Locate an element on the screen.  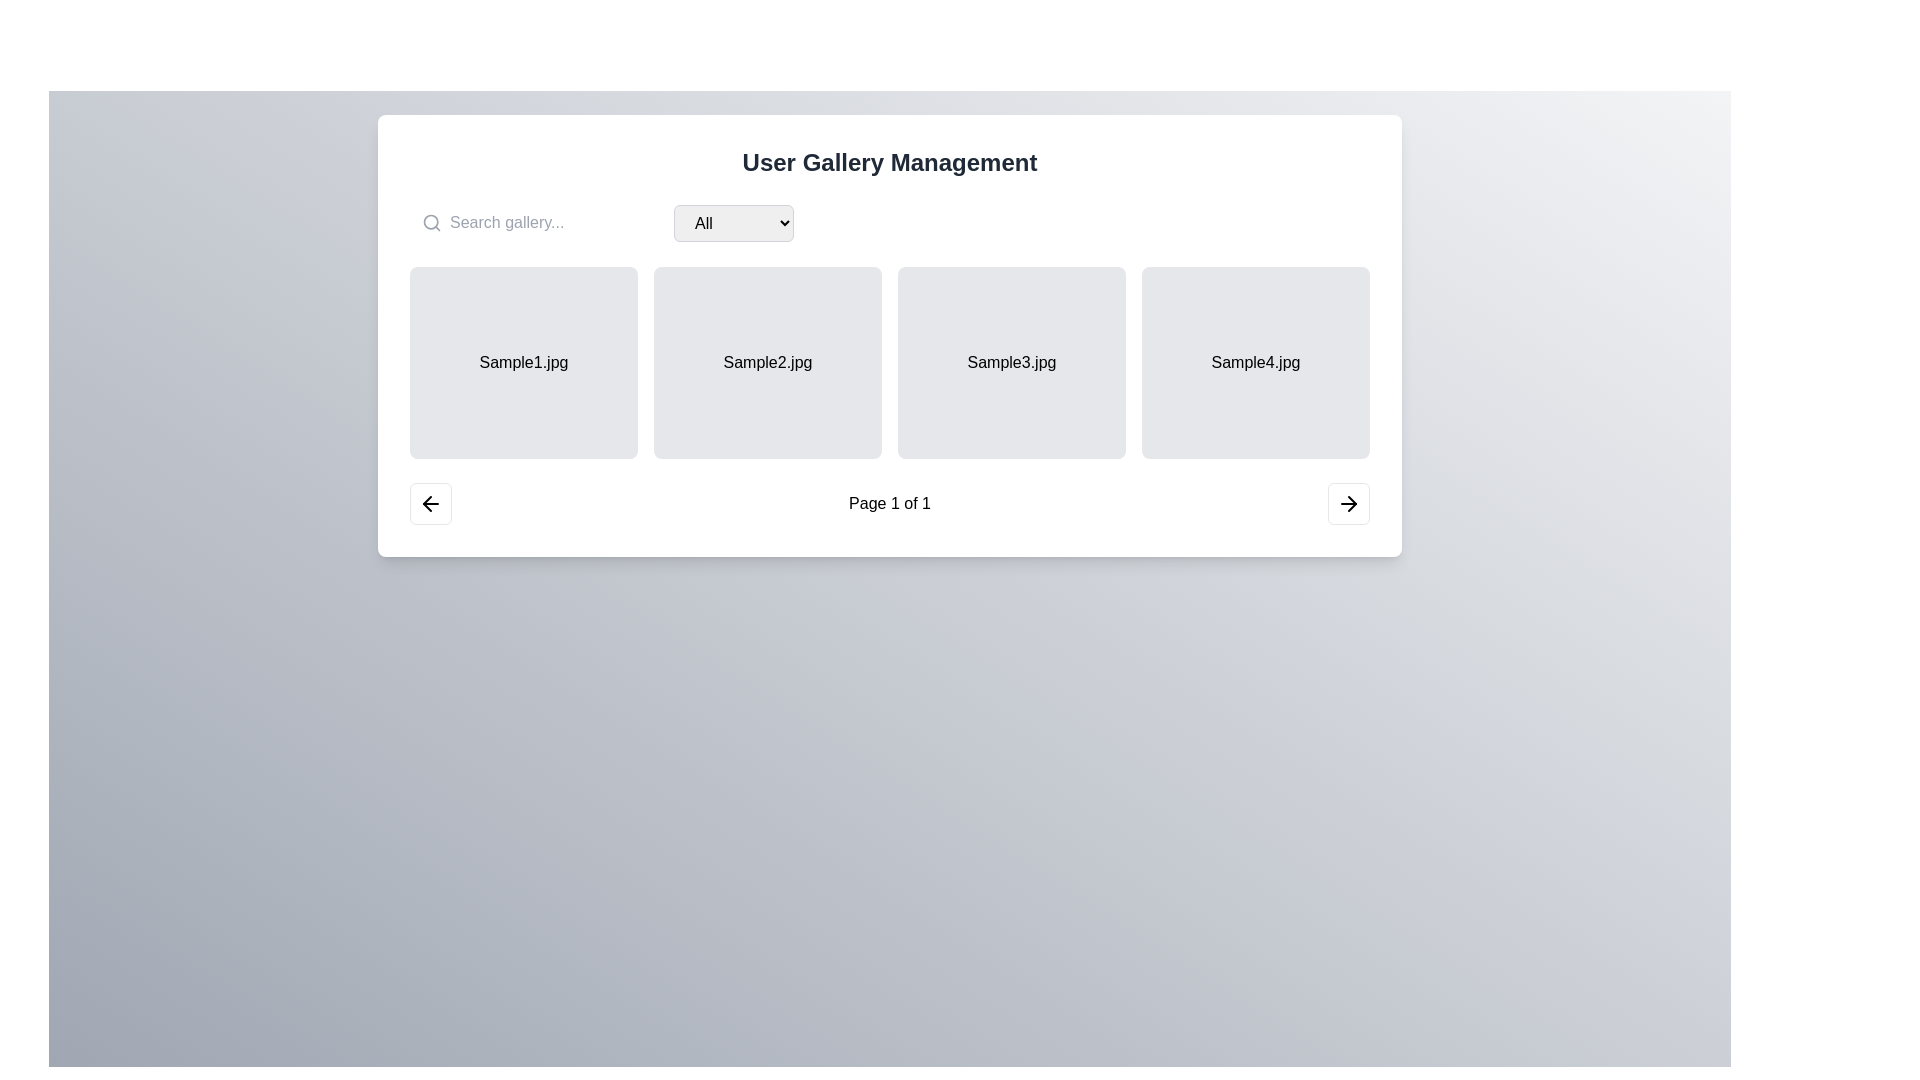
the search icon SVG graphic located to the left of the input field with the placeholder text 'Search gallery...', which serves as a visual cue for the search functionality is located at coordinates (431, 223).